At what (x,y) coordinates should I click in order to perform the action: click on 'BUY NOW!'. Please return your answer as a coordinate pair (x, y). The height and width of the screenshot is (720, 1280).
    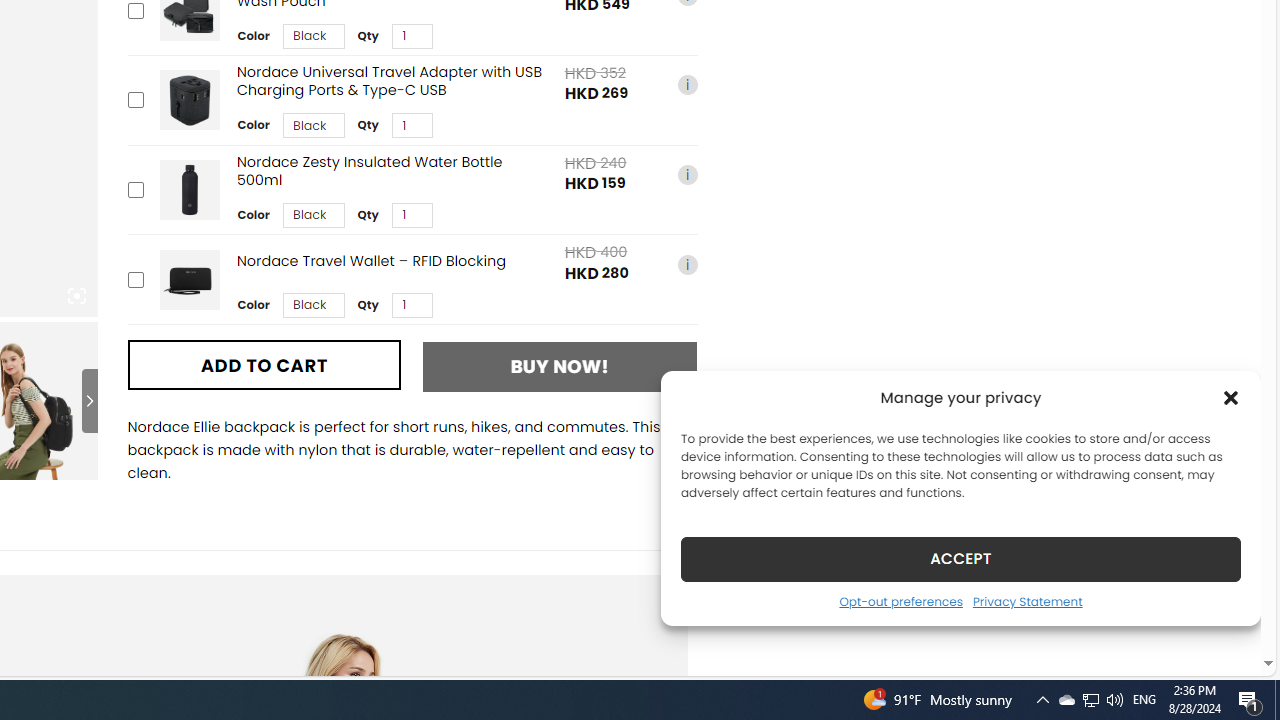
    Looking at the image, I should click on (560, 366).